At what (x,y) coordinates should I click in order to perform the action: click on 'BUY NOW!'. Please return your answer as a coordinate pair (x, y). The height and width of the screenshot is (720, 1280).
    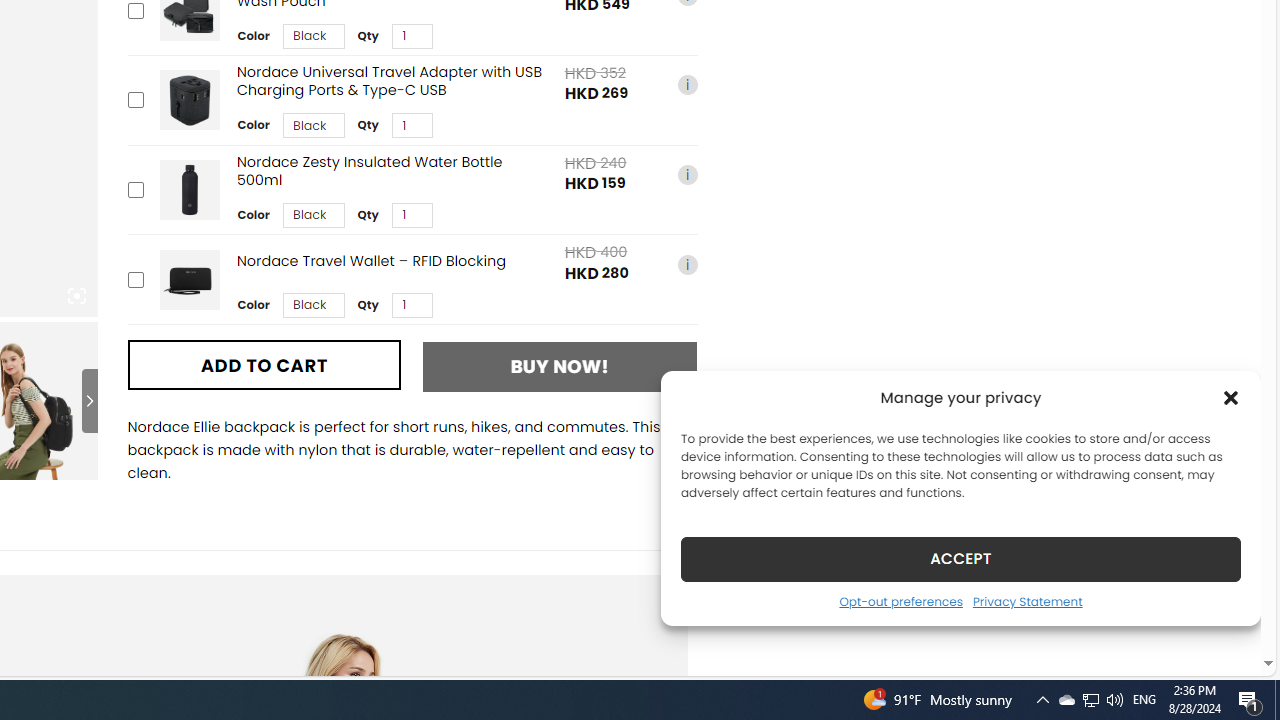
    Looking at the image, I should click on (560, 366).